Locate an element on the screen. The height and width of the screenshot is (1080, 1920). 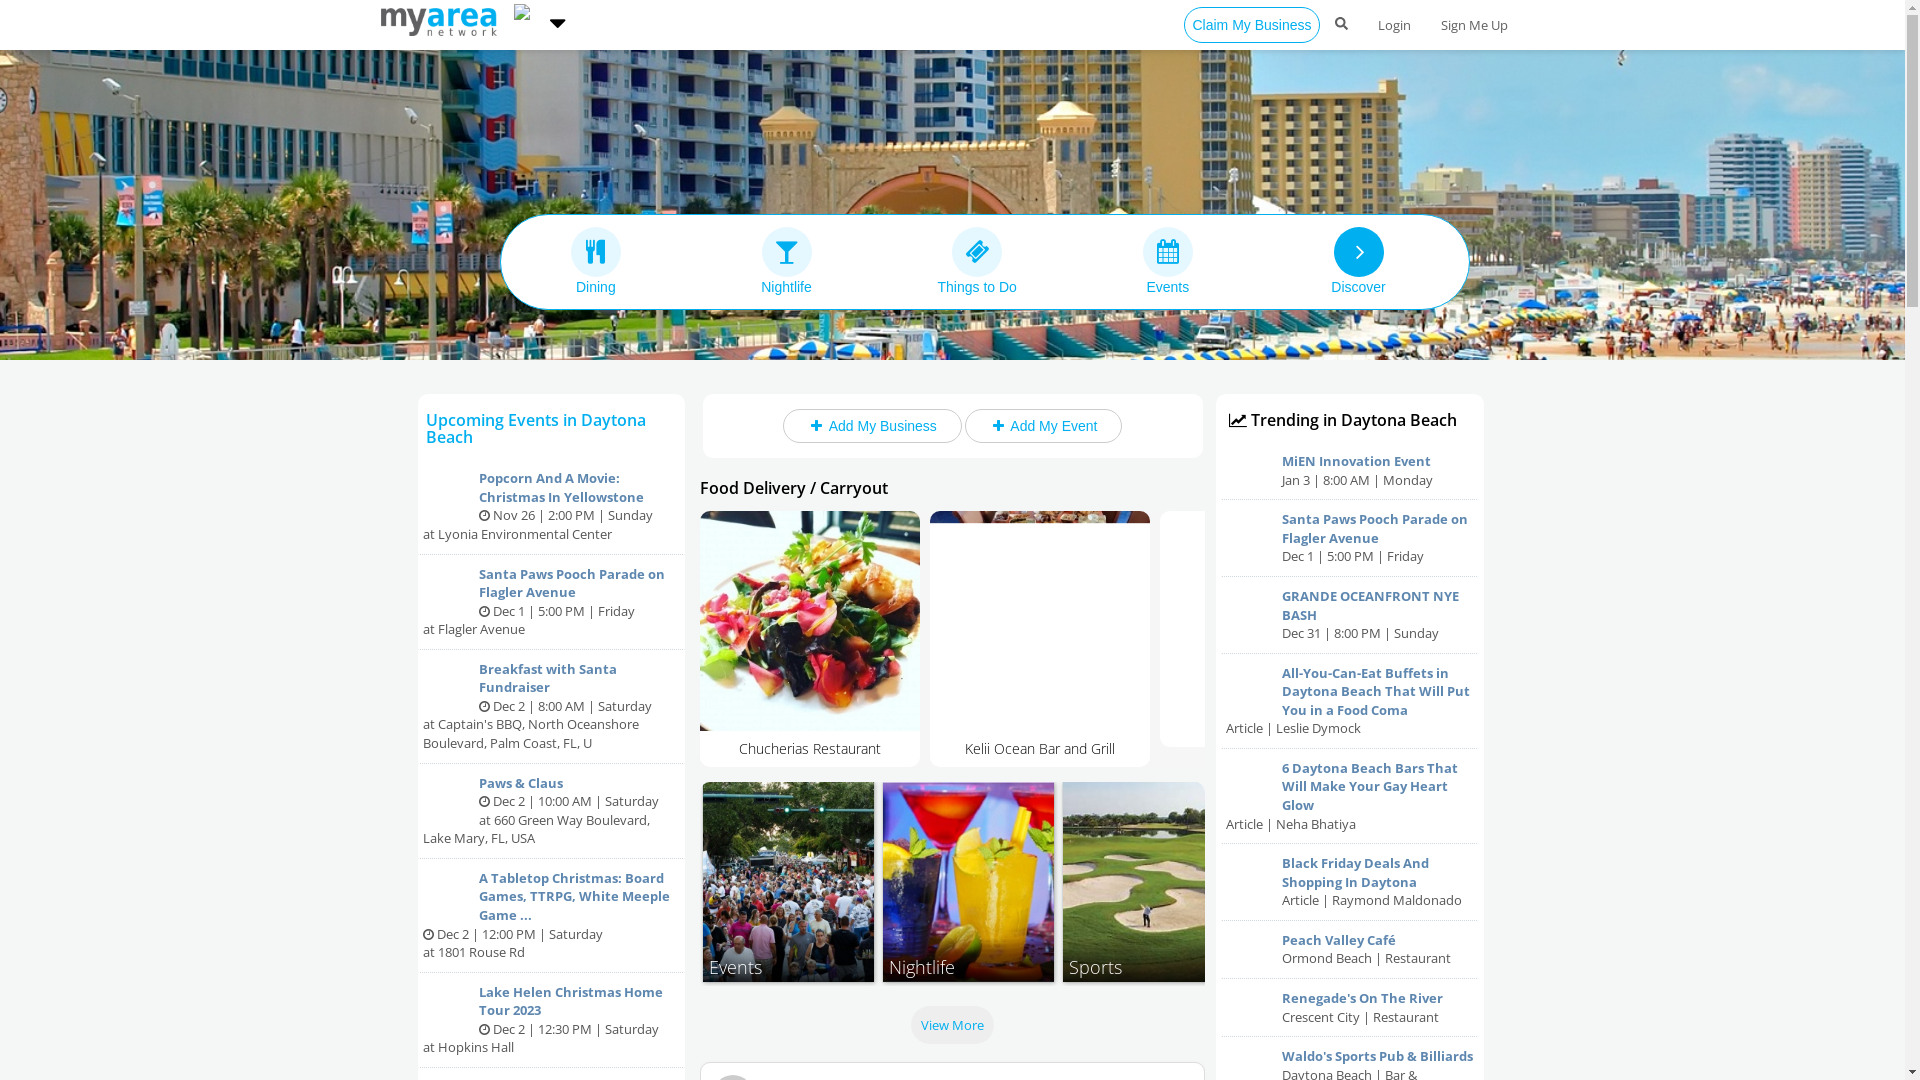
'View More' is located at coordinates (910, 1025).